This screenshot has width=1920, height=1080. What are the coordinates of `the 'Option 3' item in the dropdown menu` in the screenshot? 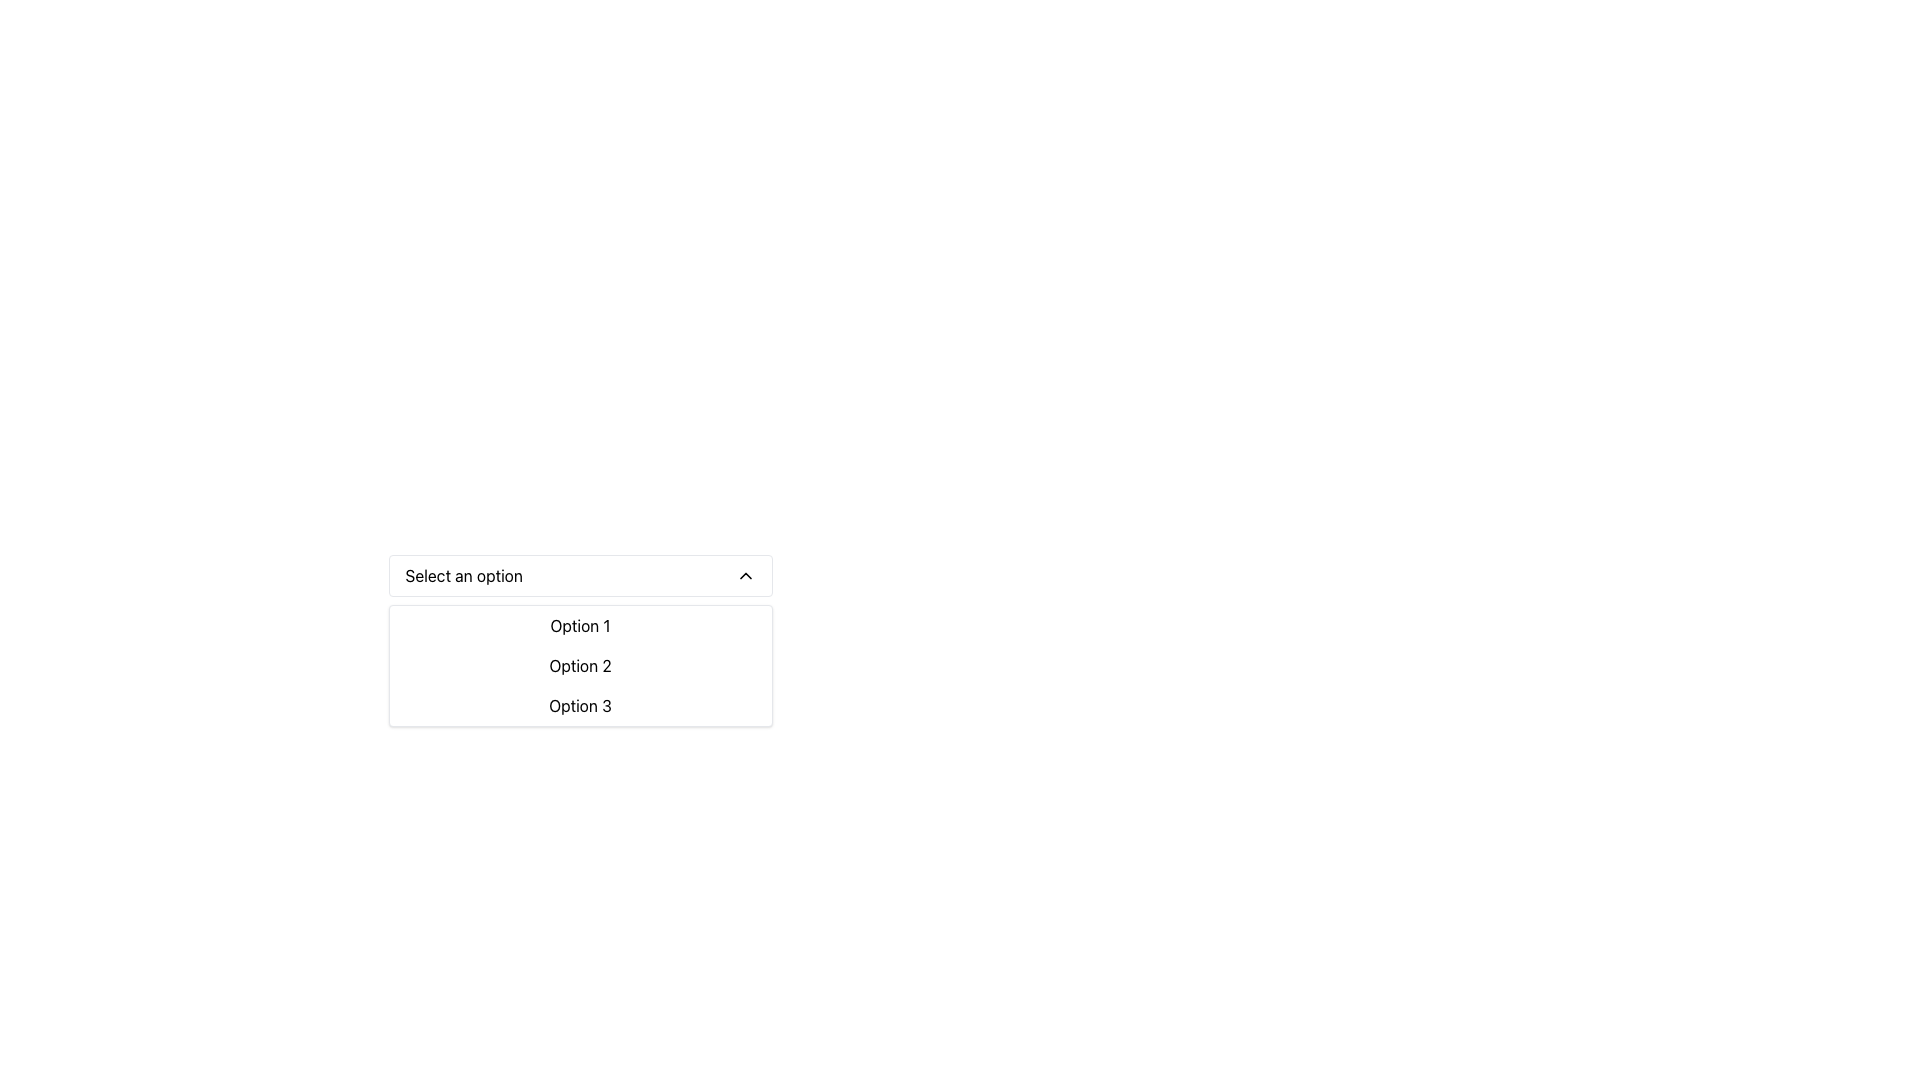 It's located at (579, 704).